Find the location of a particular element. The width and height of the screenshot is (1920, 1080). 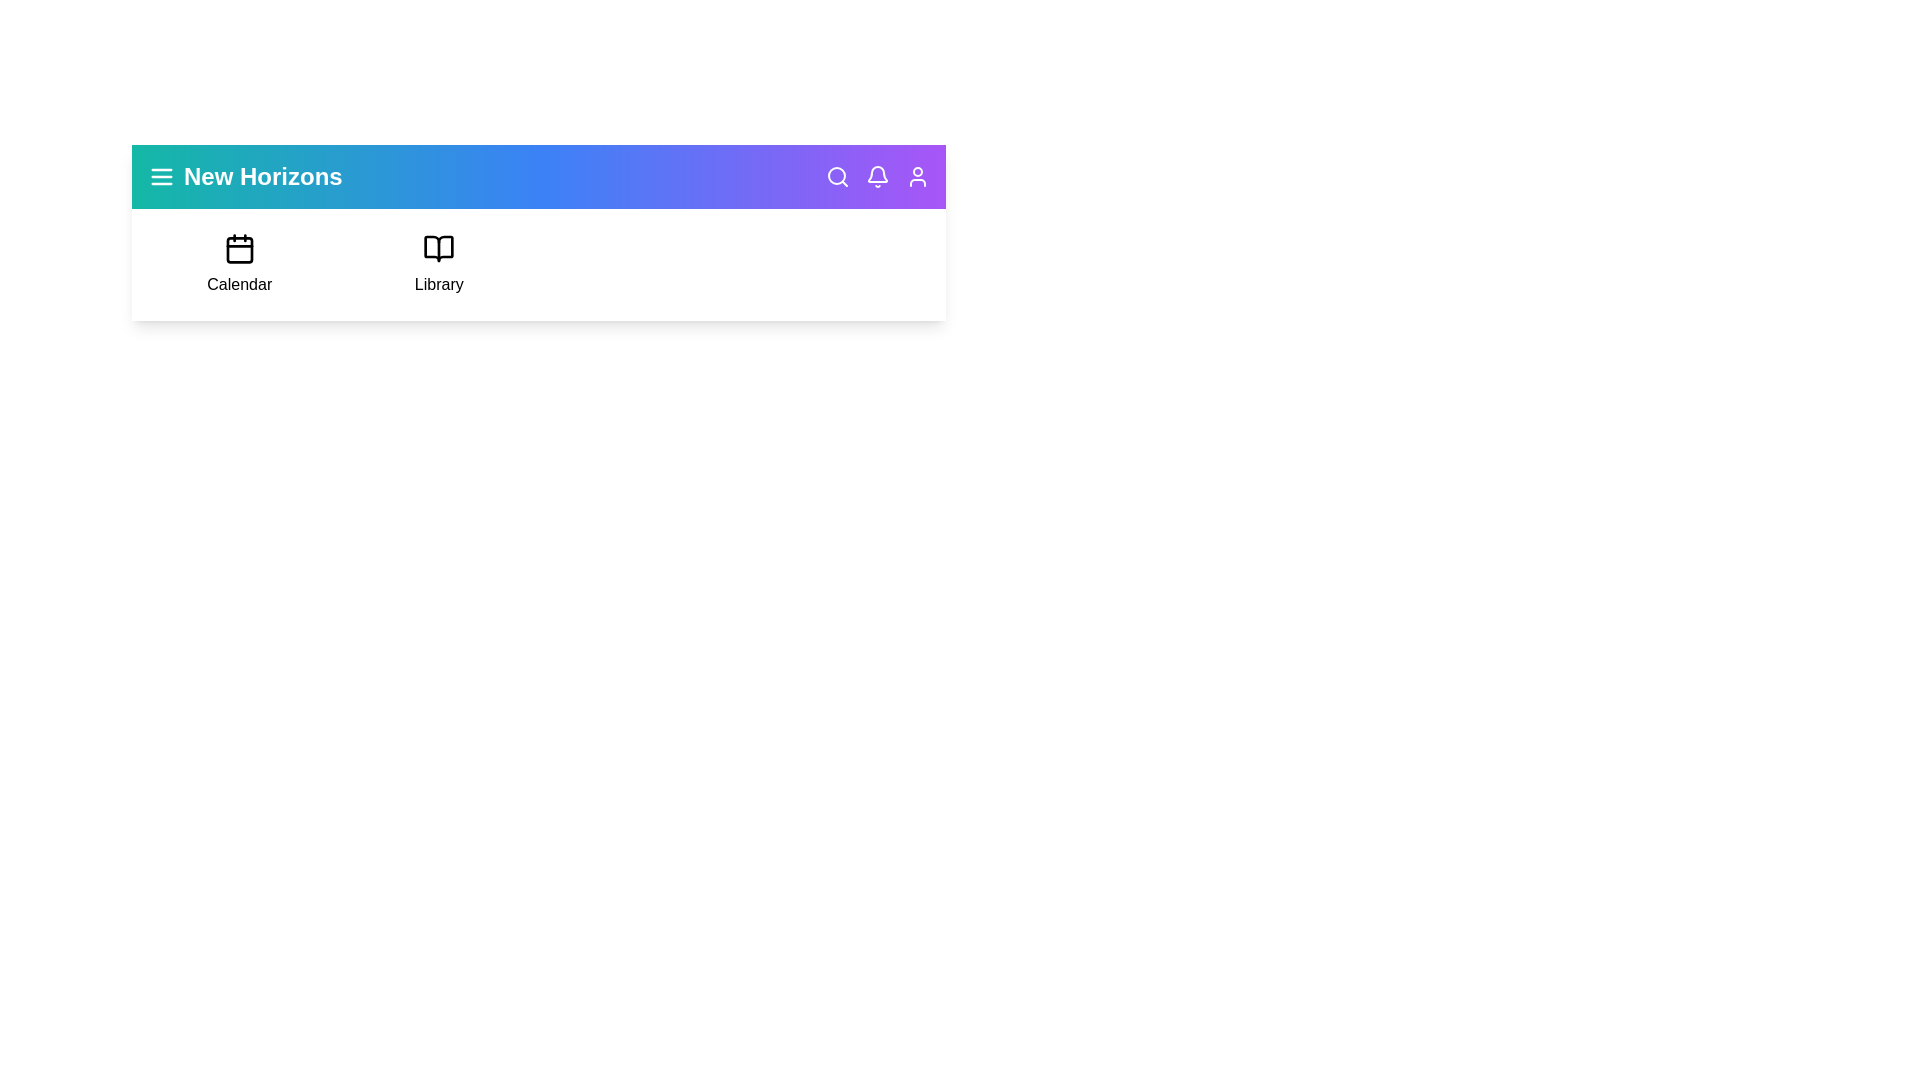

the search icon in the app bar is located at coordinates (838, 176).